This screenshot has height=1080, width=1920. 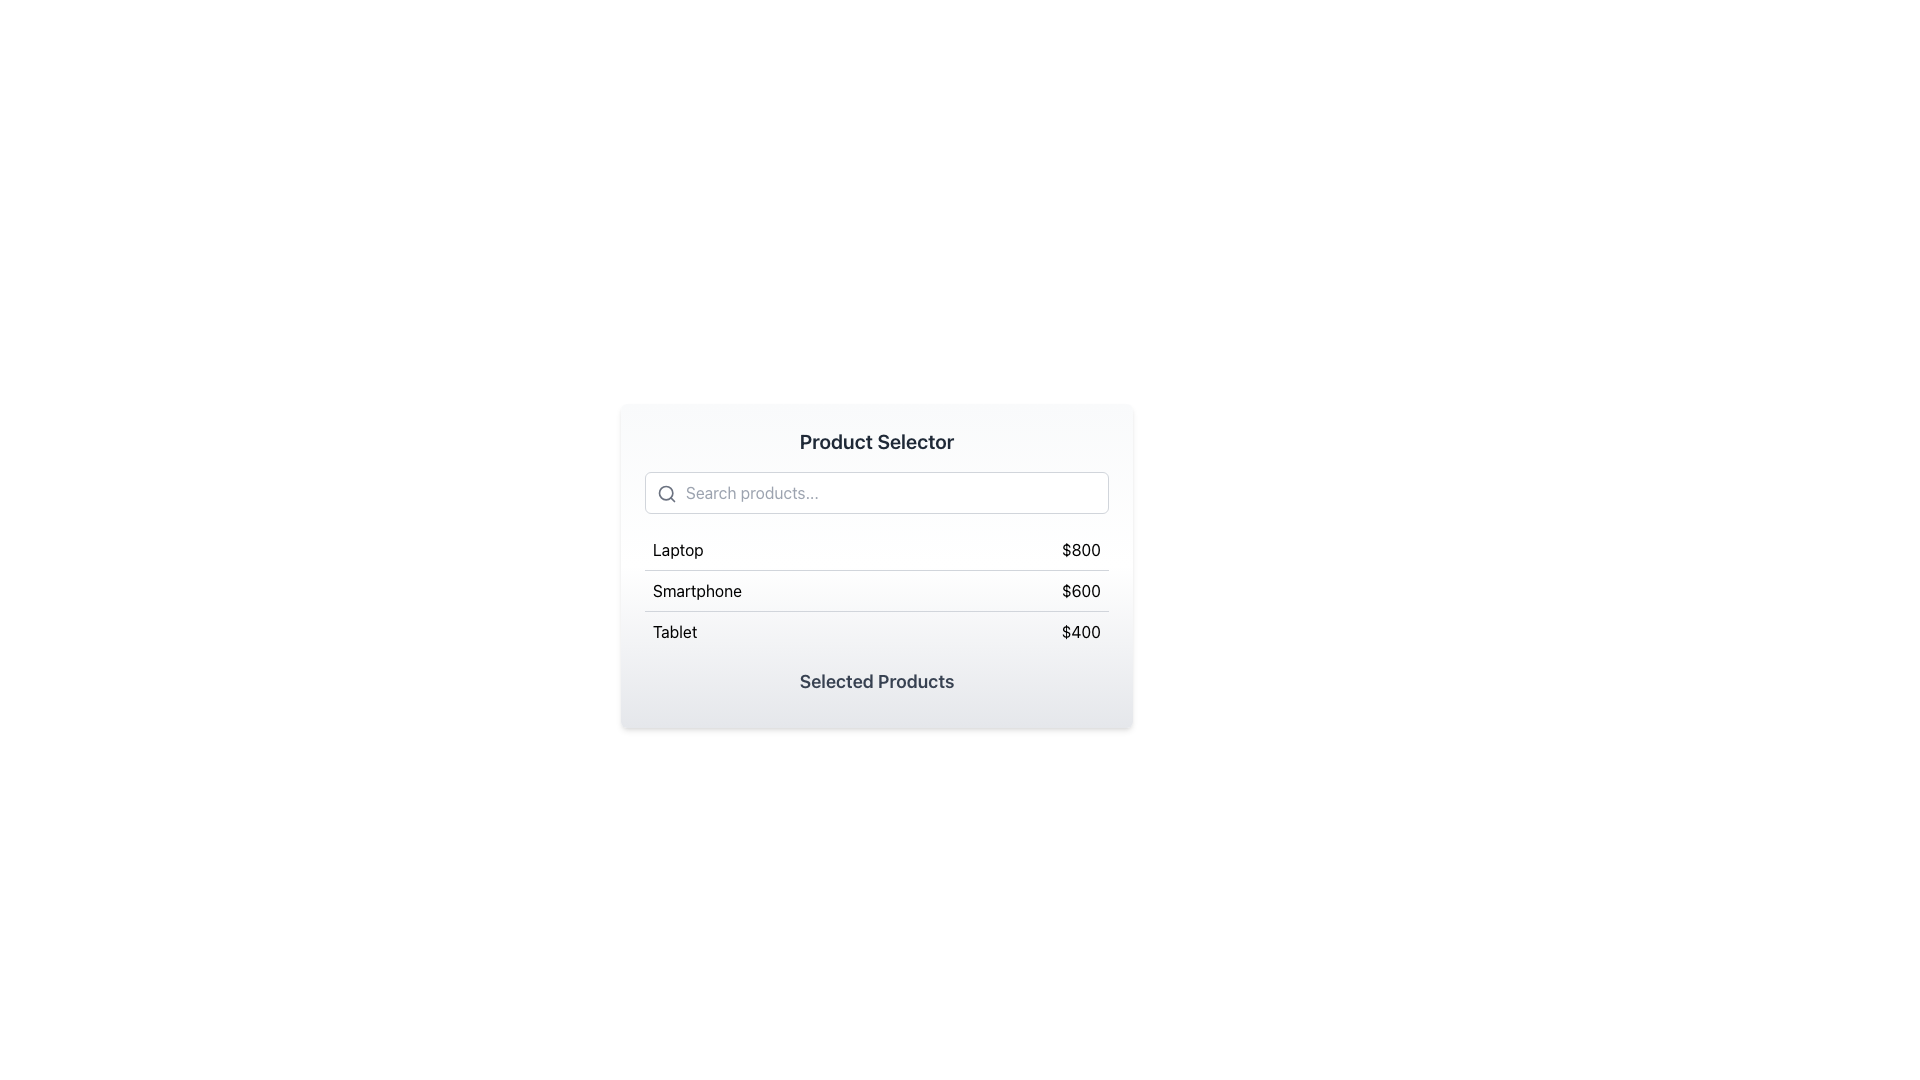 What do you see at coordinates (1080, 589) in the screenshot?
I see `the price label indicating the price of the 'Smartphone' product in the product selector interface, located centrally within the 'Smartphone' row` at bounding box center [1080, 589].